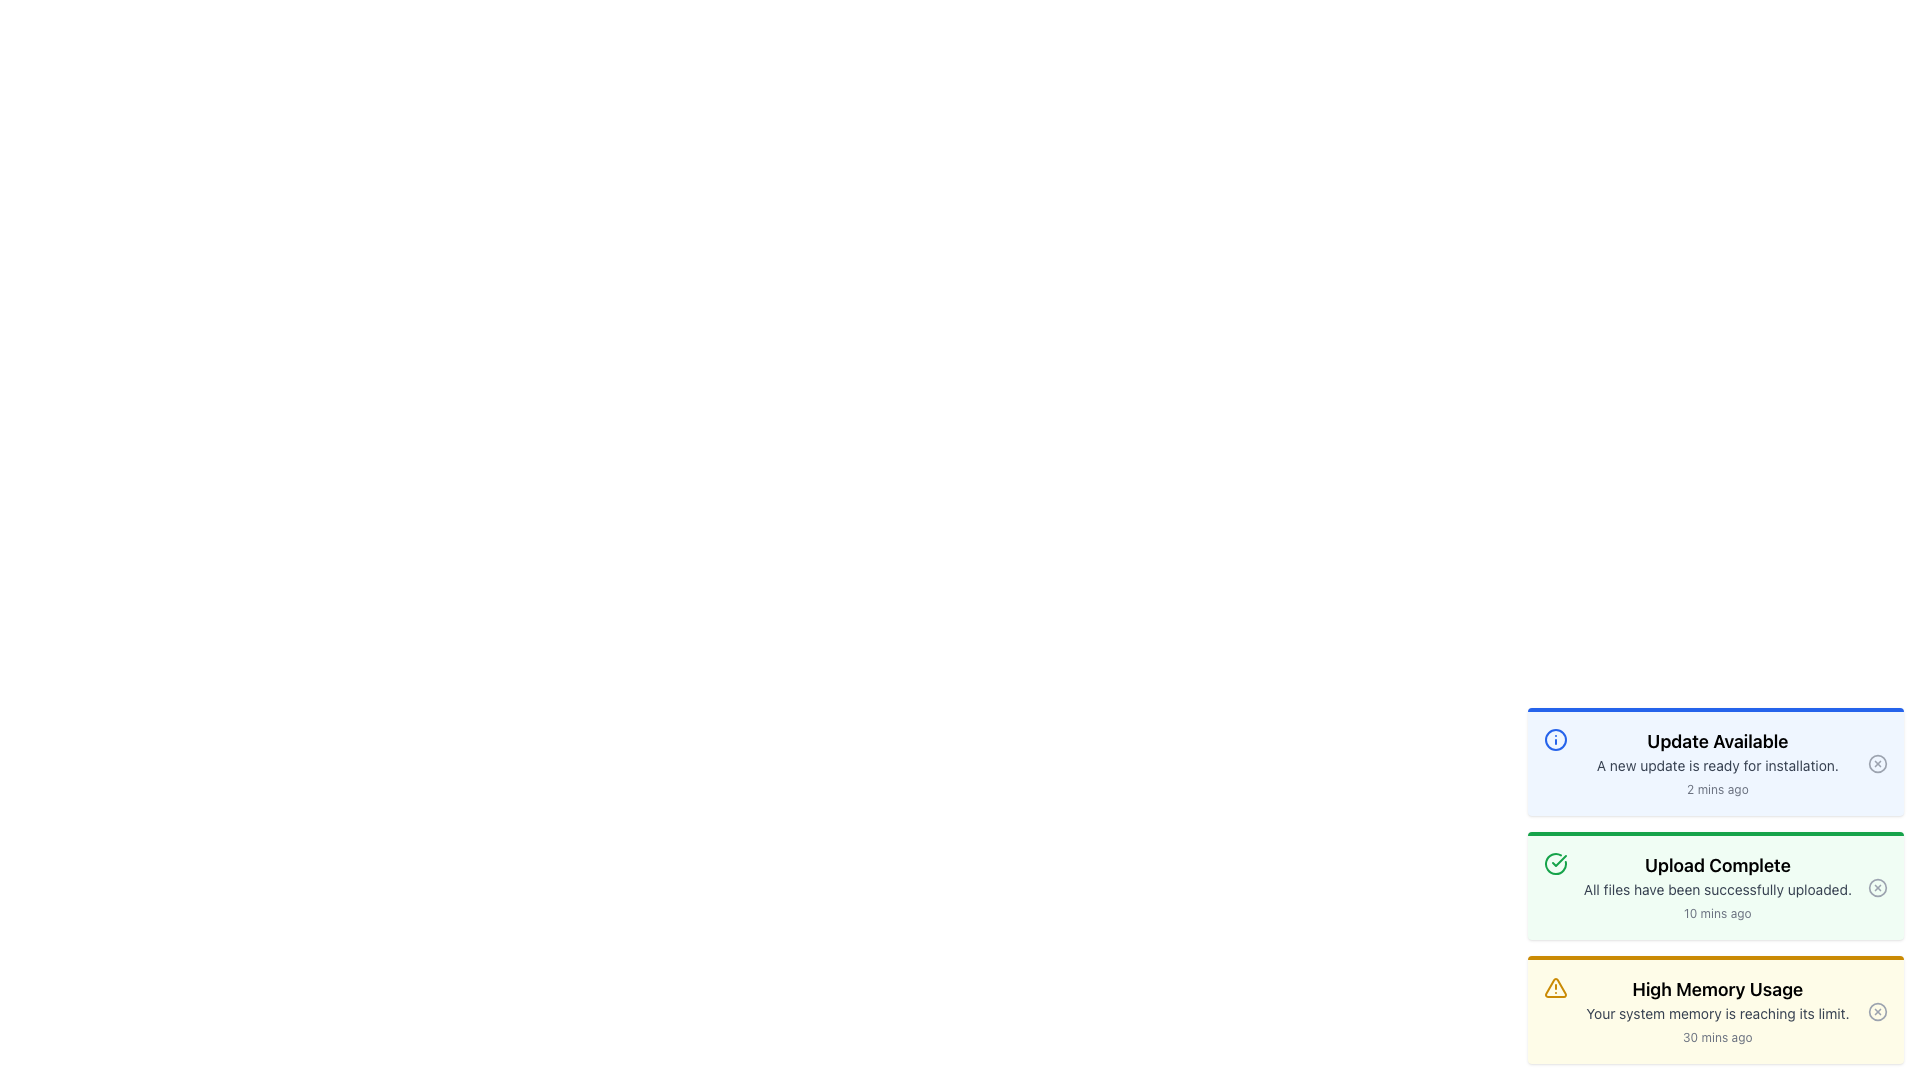 This screenshot has width=1920, height=1080. What do you see at coordinates (1716, 765) in the screenshot?
I see `the static text element that provides information about the system update, located beneath the 'Update Available' header` at bounding box center [1716, 765].